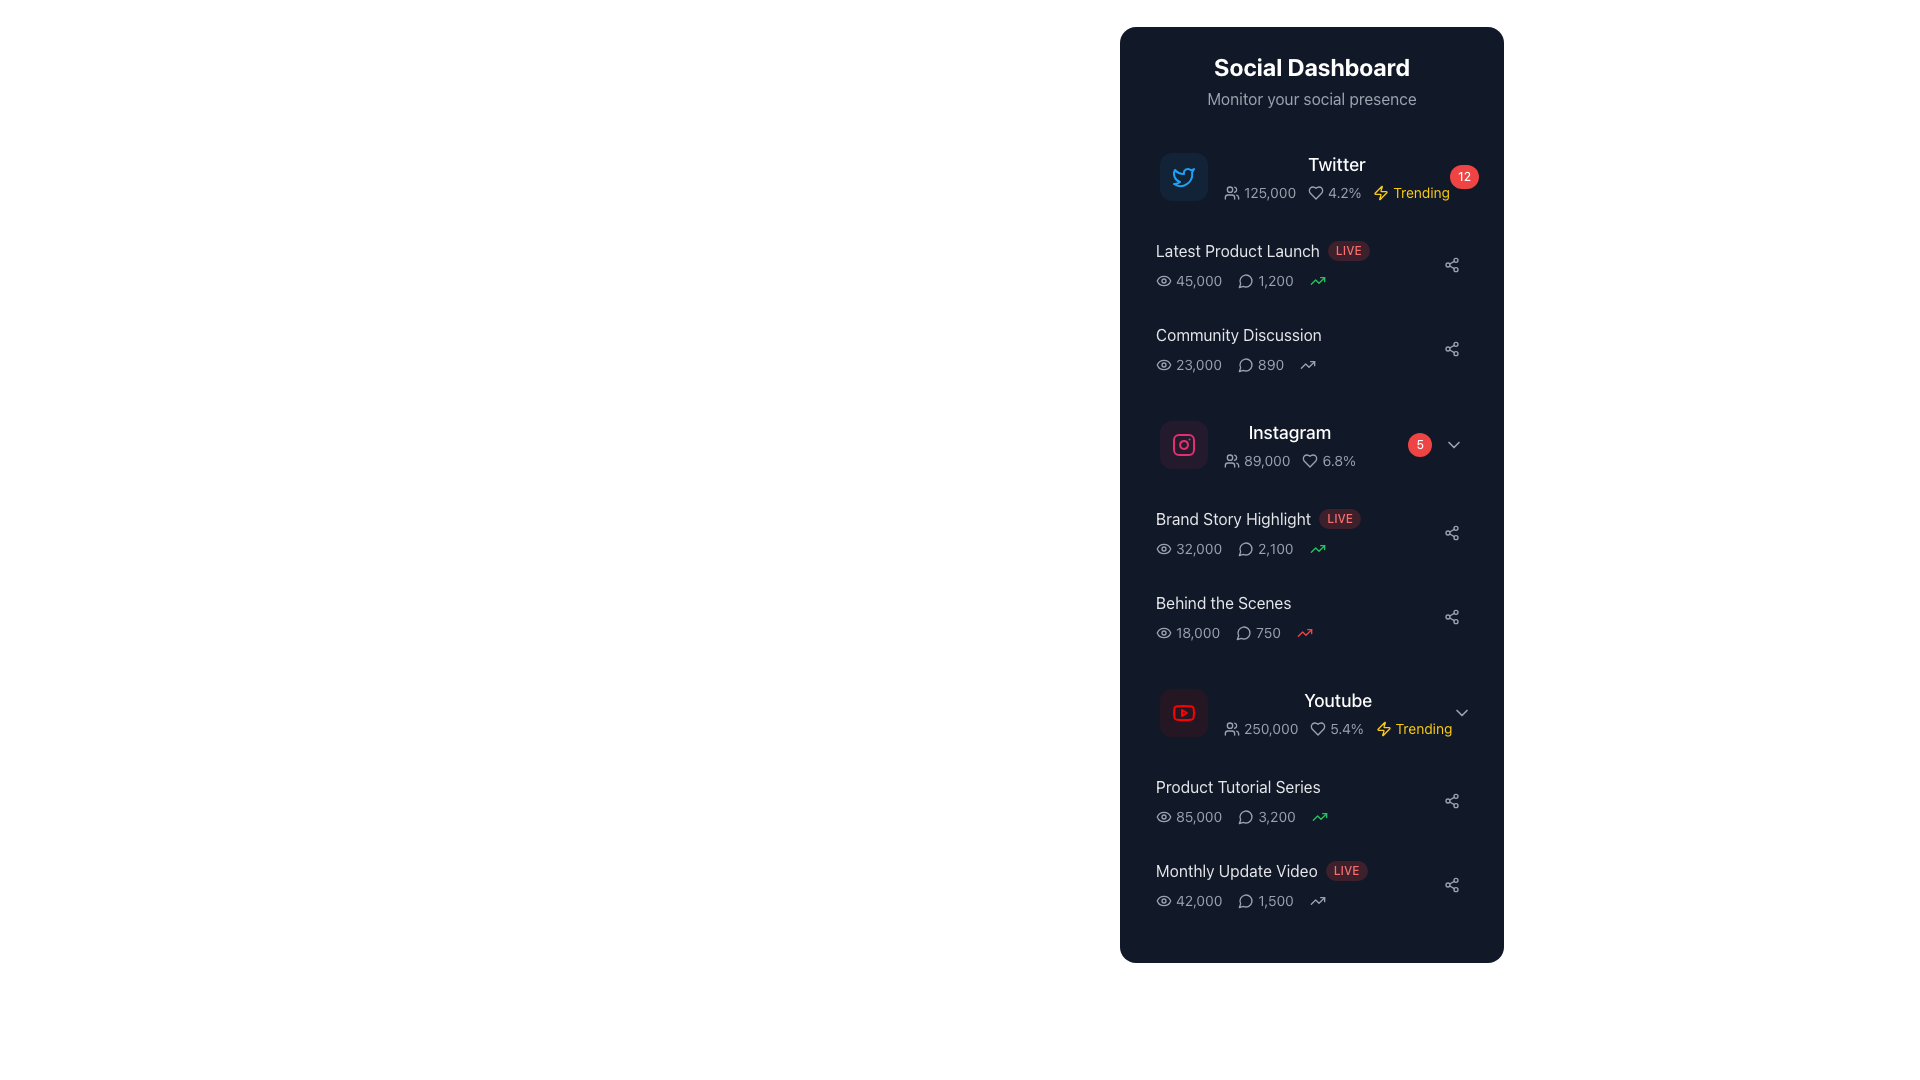  I want to click on the text label displaying '250,000' in gray text style, positioned under the 'Youtube' label in the 'Social Dashboard' interface, so click(1260, 729).